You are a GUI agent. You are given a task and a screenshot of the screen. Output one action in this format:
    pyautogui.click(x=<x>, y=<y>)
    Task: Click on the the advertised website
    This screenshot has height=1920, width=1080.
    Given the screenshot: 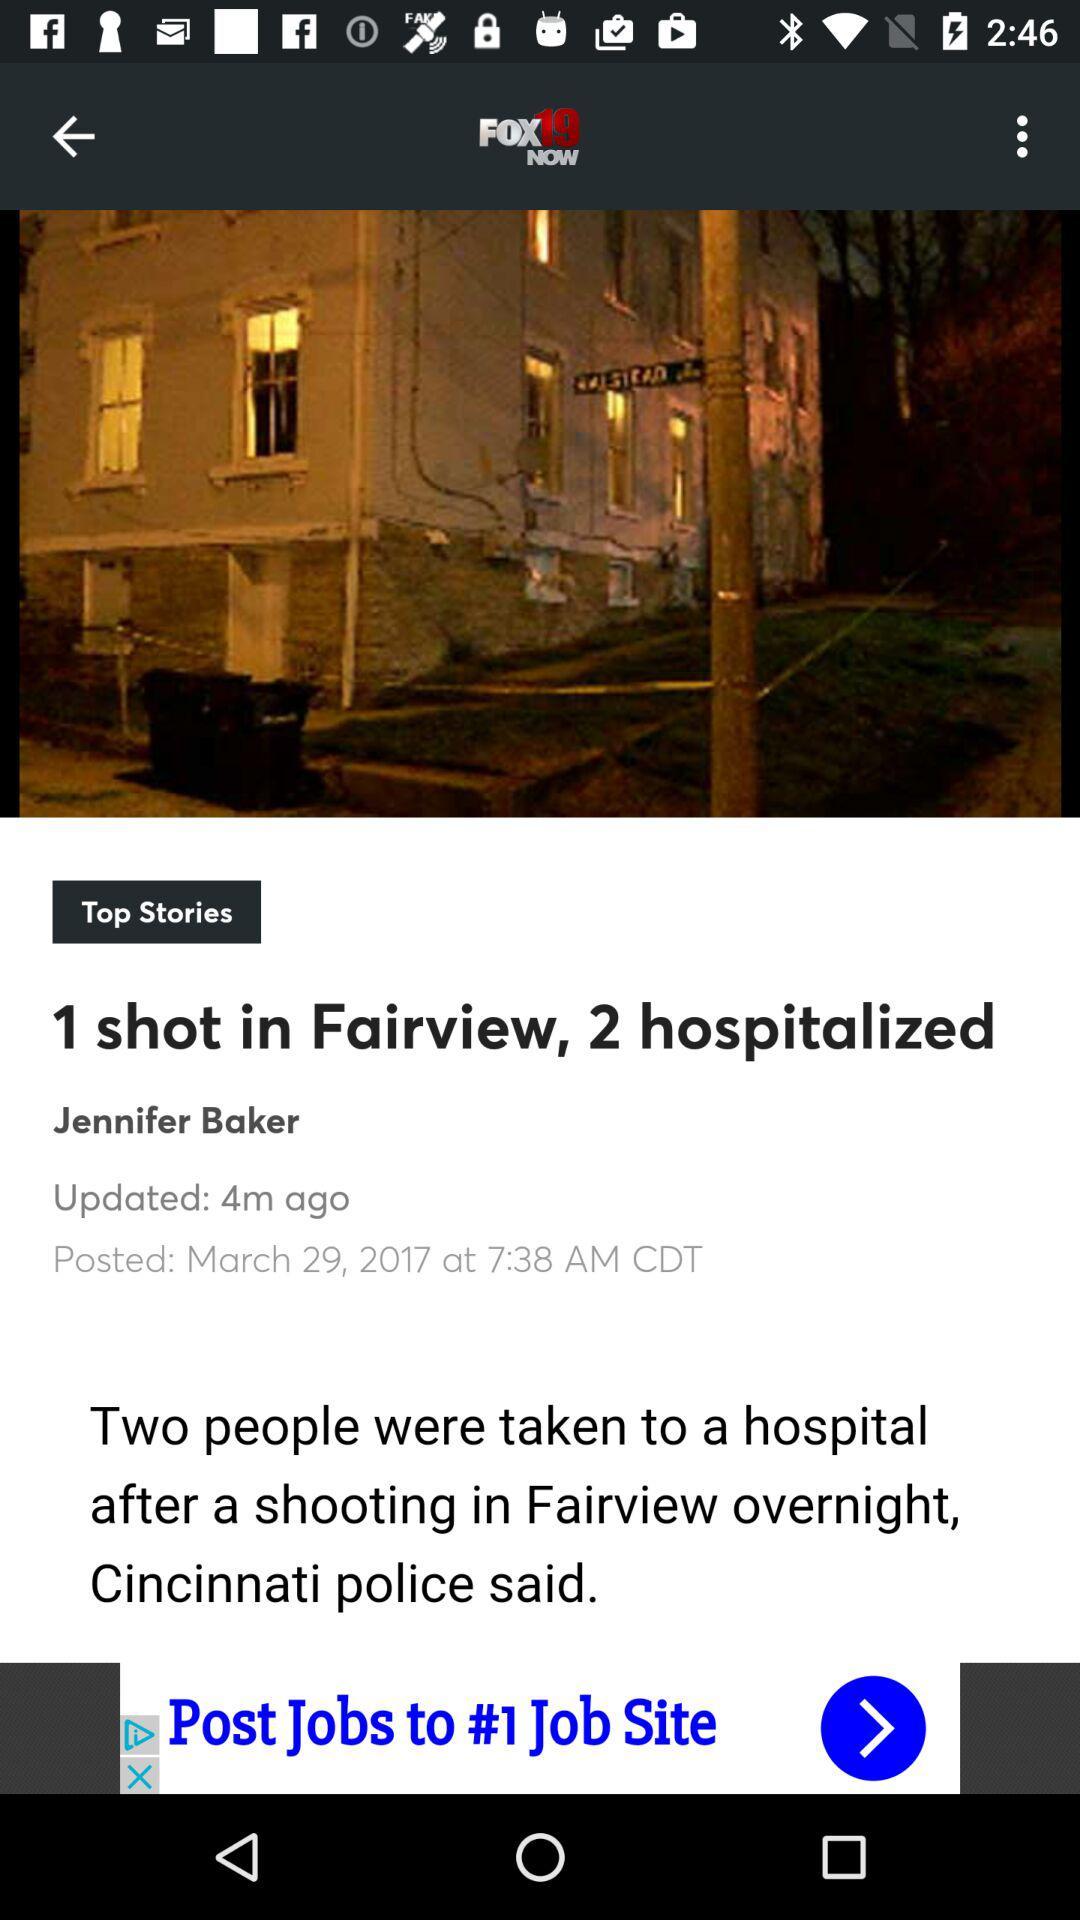 What is the action you would take?
    pyautogui.click(x=540, y=1727)
    